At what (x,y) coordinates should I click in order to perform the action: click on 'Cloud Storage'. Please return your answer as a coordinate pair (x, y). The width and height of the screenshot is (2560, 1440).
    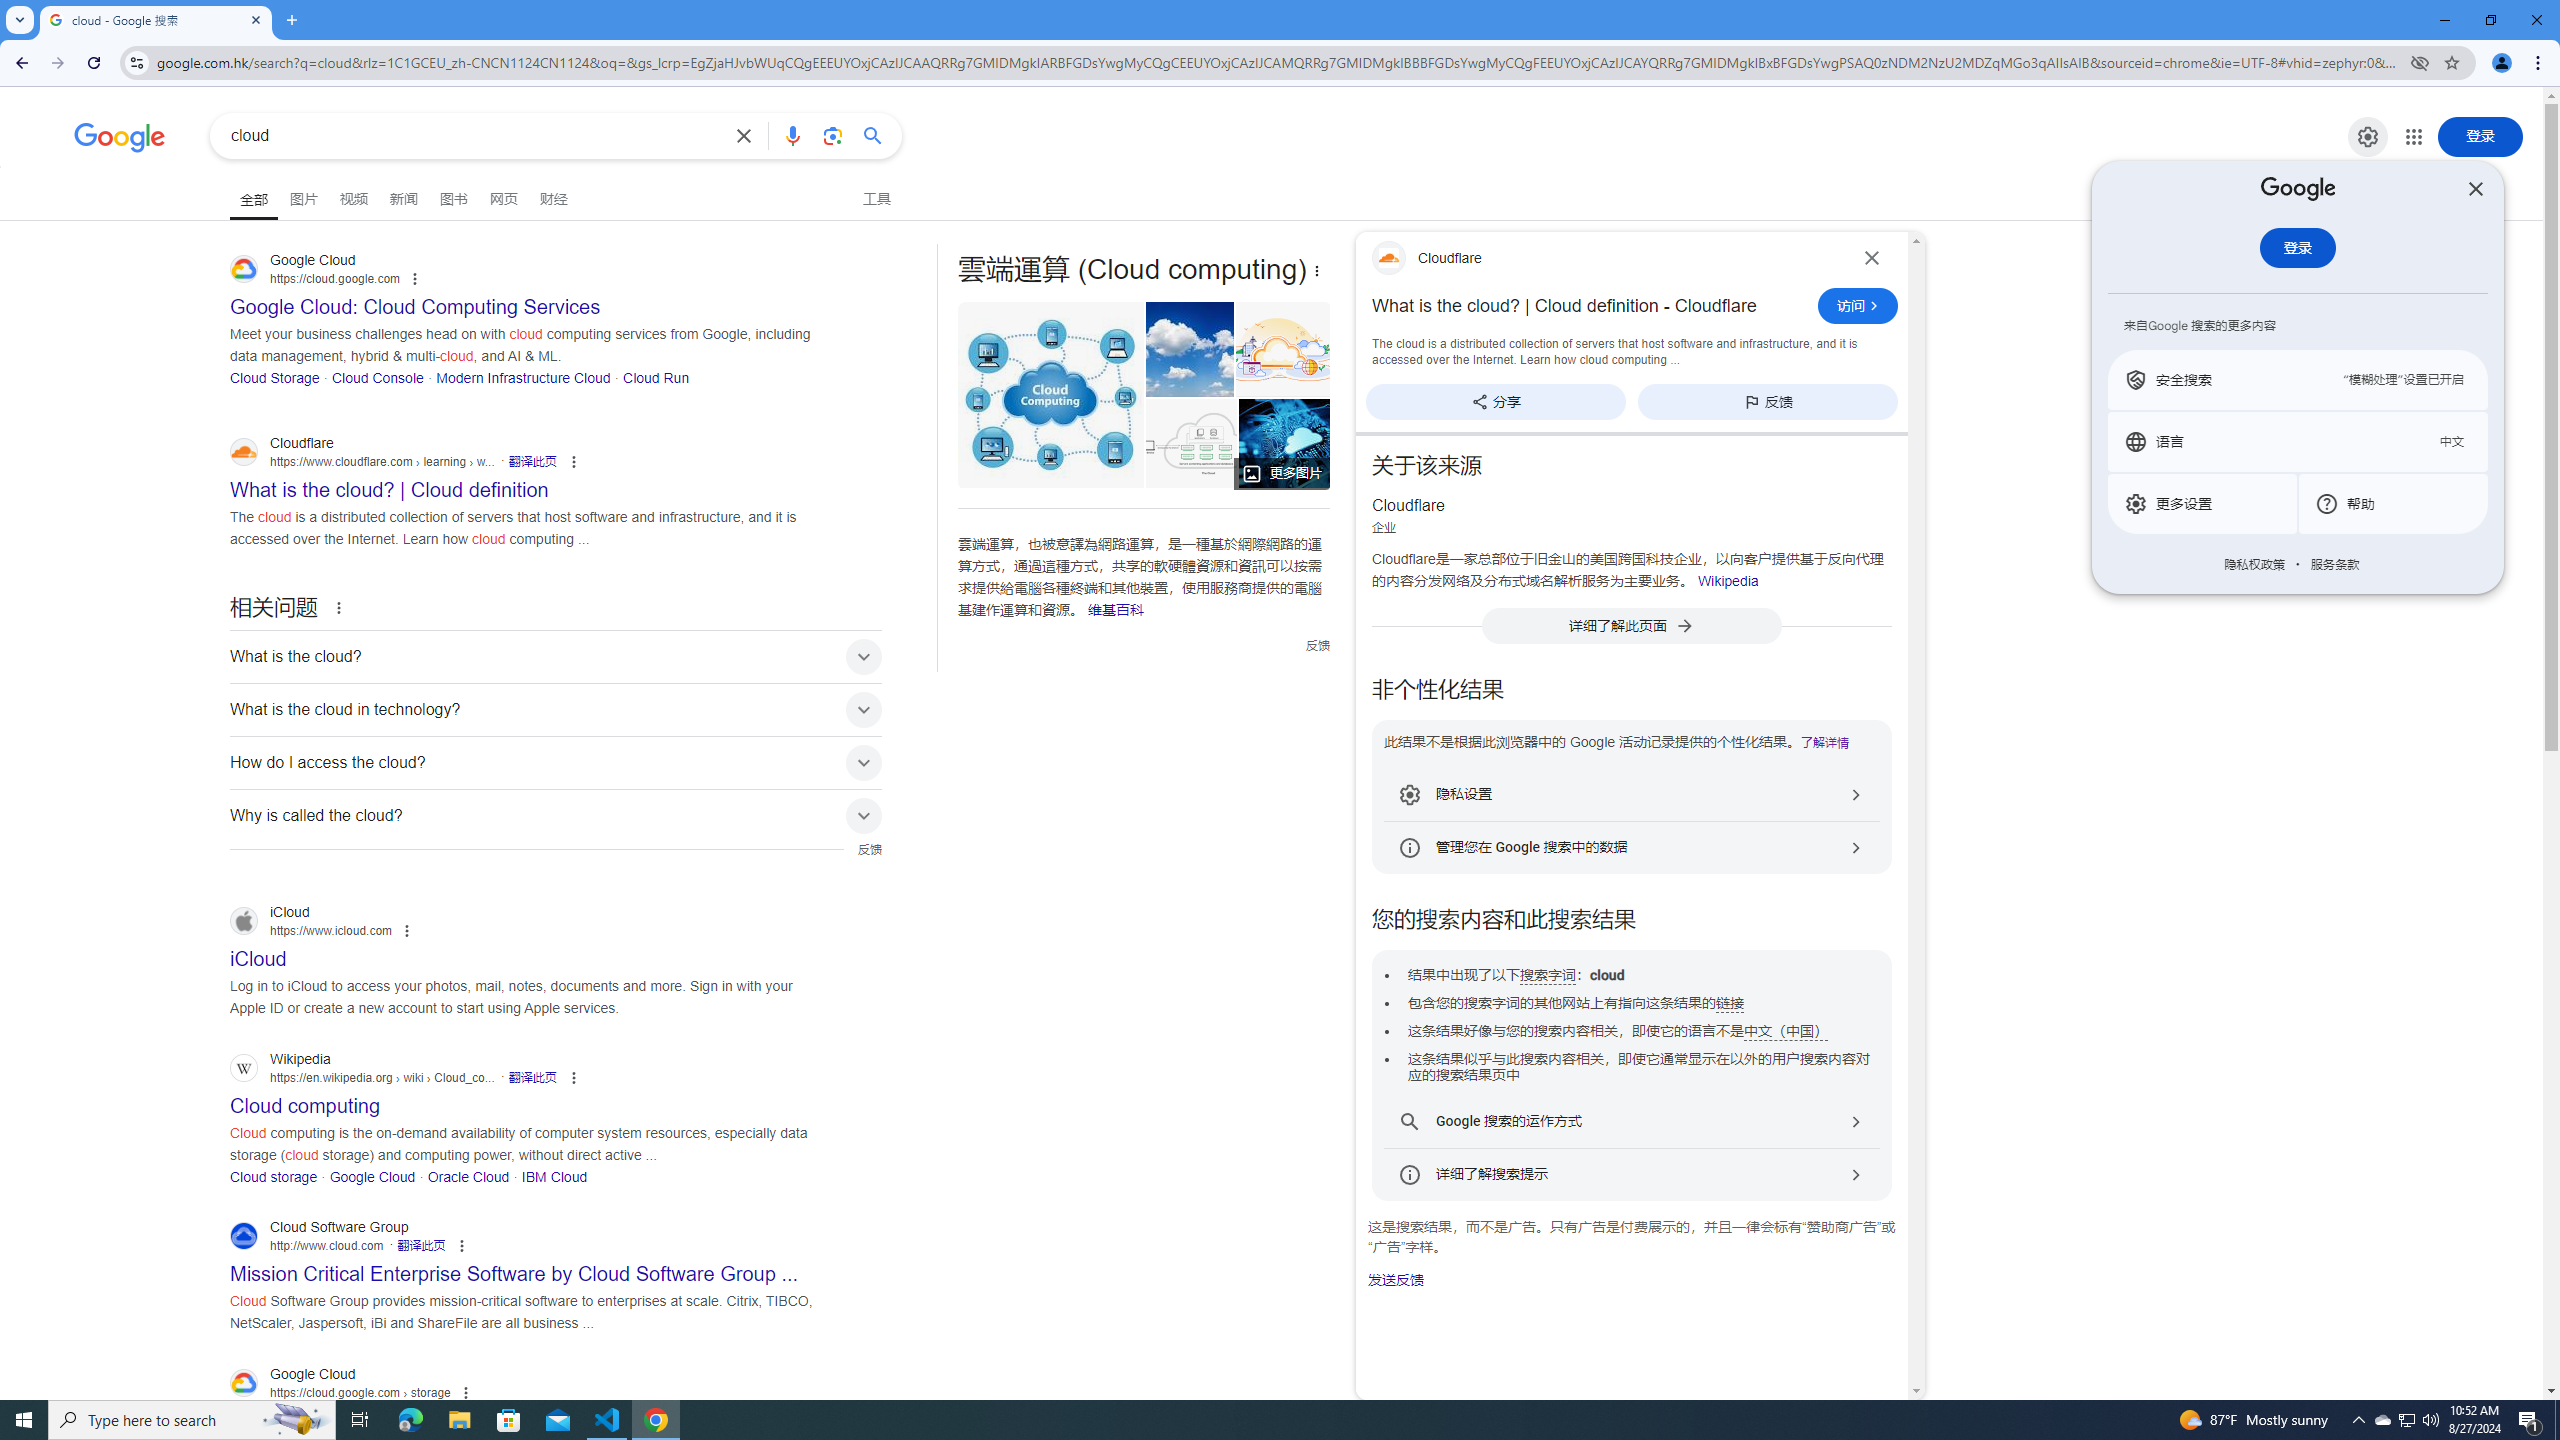
    Looking at the image, I should click on (274, 376).